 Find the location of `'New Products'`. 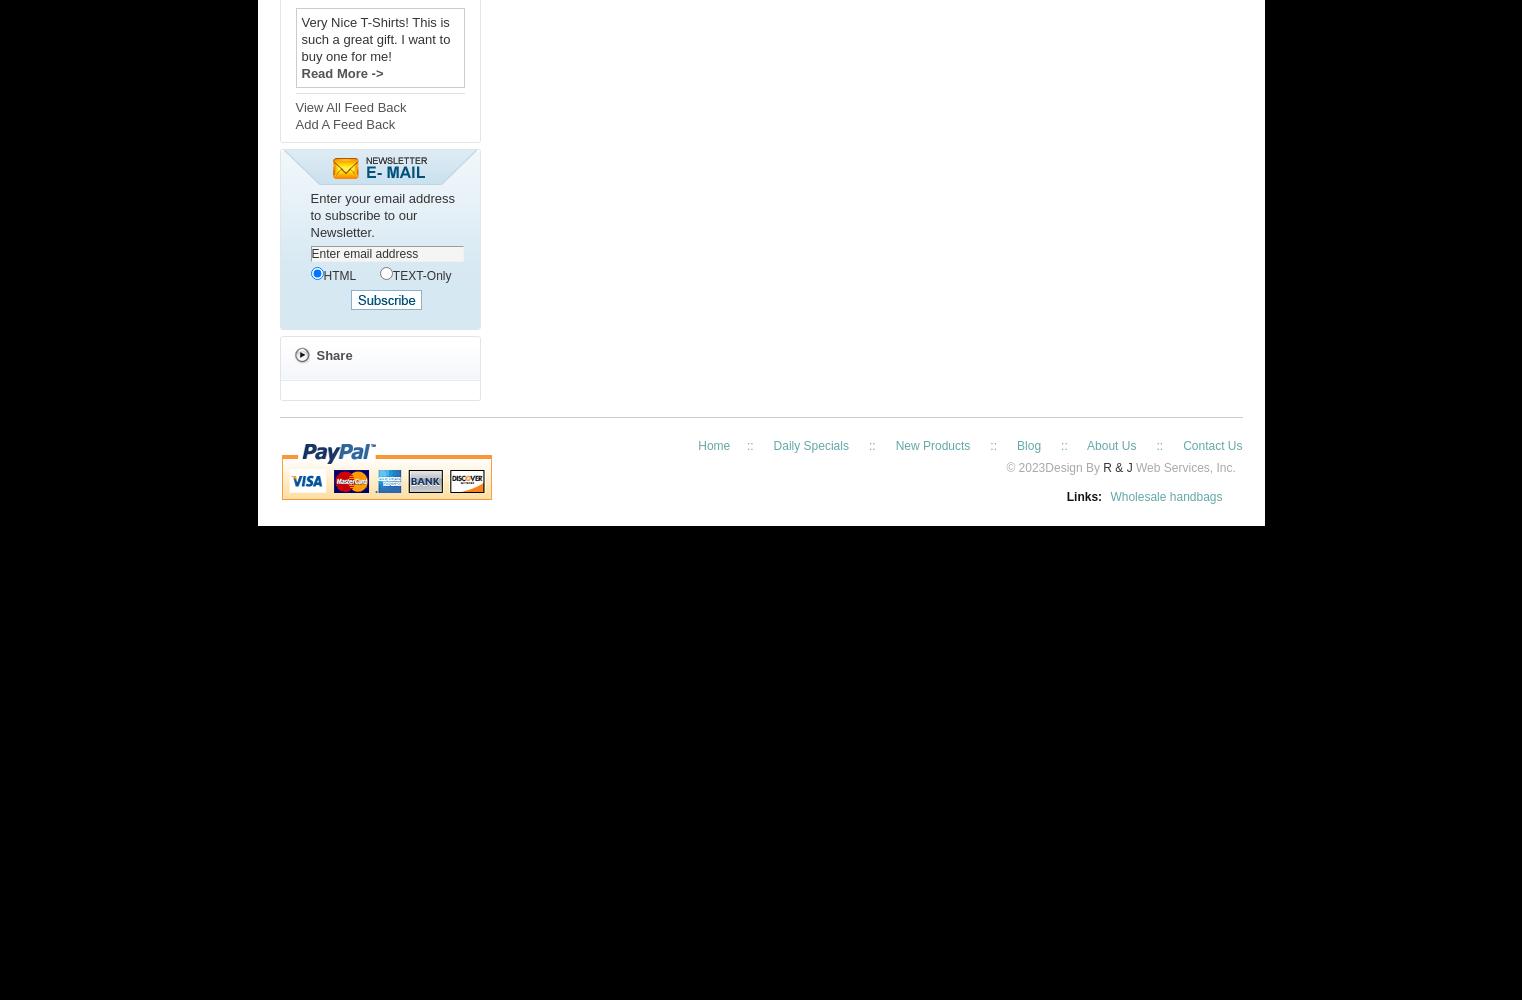

'New Products' is located at coordinates (931, 445).